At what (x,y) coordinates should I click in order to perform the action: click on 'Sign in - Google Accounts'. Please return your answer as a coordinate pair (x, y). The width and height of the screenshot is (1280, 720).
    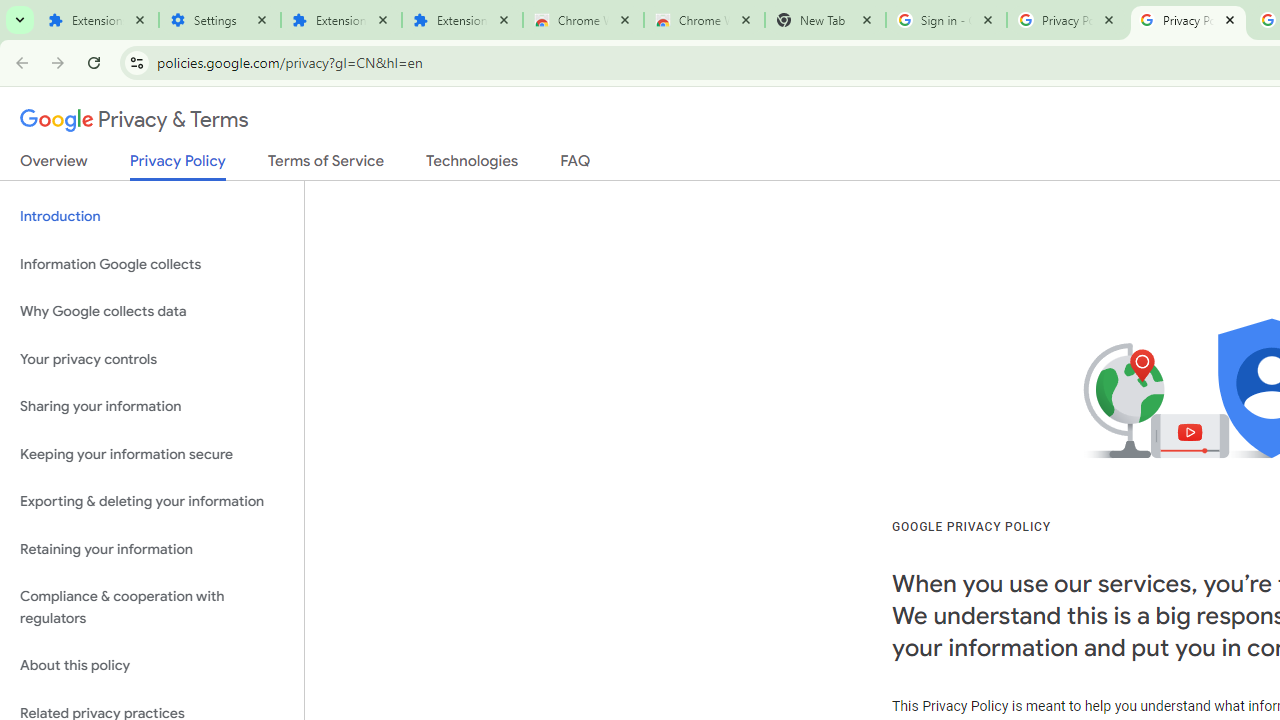
    Looking at the image, I should click on (945, 20).